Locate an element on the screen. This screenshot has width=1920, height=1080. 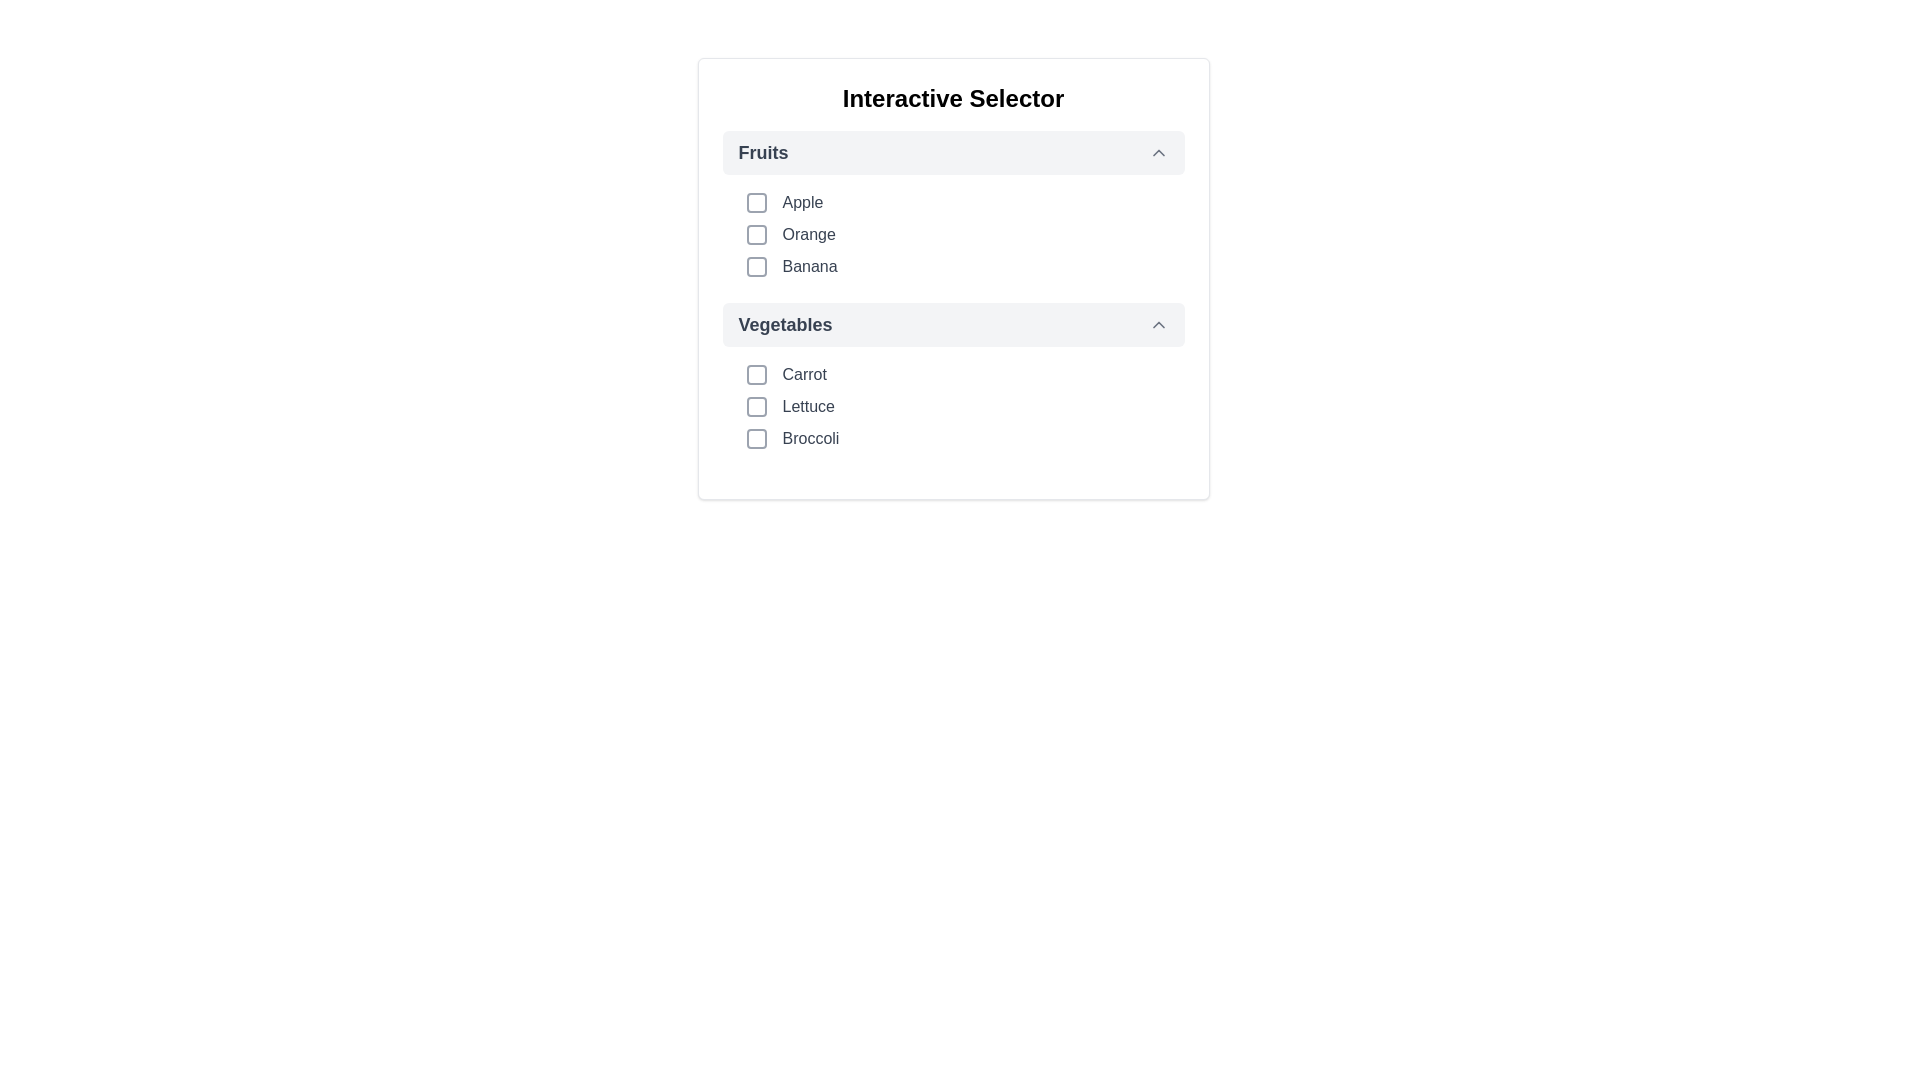
the 'Orange' checkbox in the 'Fruits' list, which is the second item below 'Apple' is located at coordinates (965, 234).